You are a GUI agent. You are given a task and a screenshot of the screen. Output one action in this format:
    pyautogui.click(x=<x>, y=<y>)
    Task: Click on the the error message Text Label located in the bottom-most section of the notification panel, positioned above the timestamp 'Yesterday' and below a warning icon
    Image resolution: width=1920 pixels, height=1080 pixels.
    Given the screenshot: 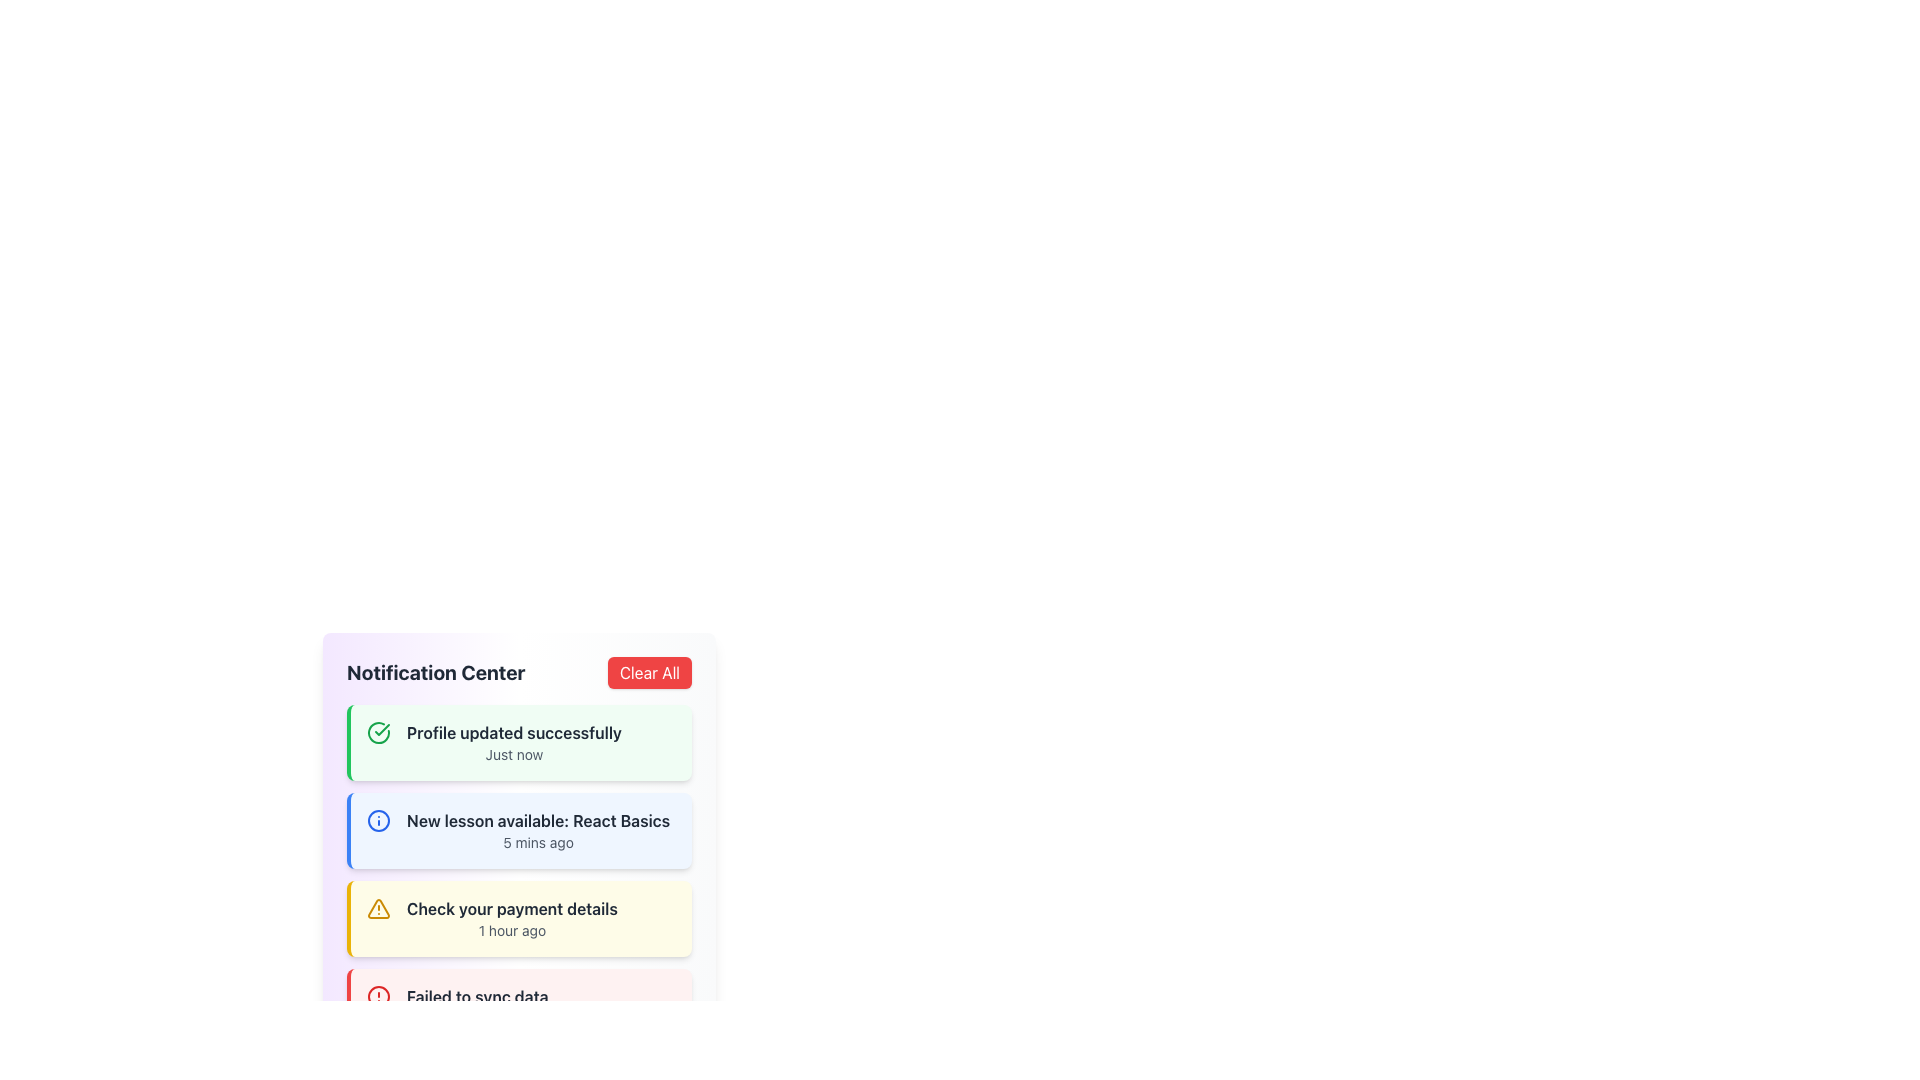 What is the action you would take?
    pyautogui.click(x=476, y=996)
    